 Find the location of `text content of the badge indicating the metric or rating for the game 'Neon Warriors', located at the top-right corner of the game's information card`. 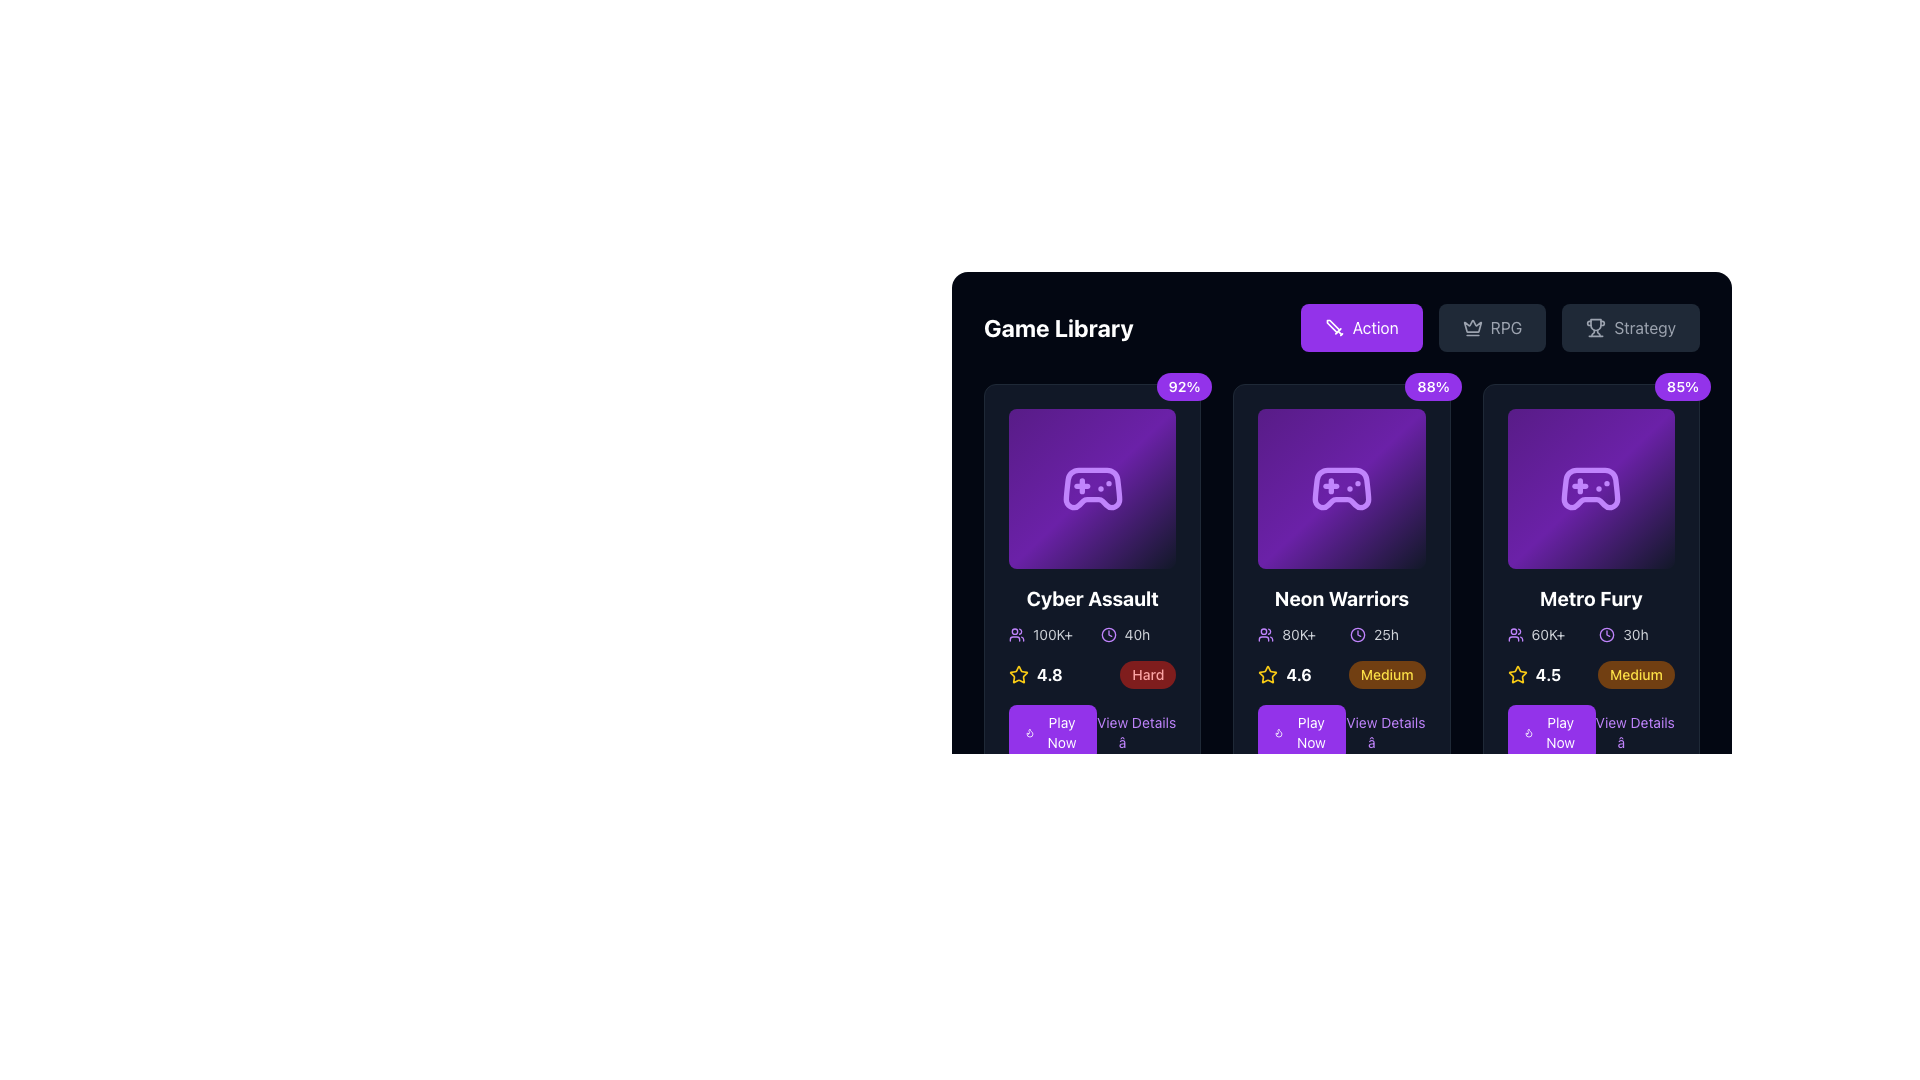

text content of the badge indicating the metric or rating for the game 'Neon Warriors', located at the top-right corner of the game's information card is located at coordinates (1432, 386).